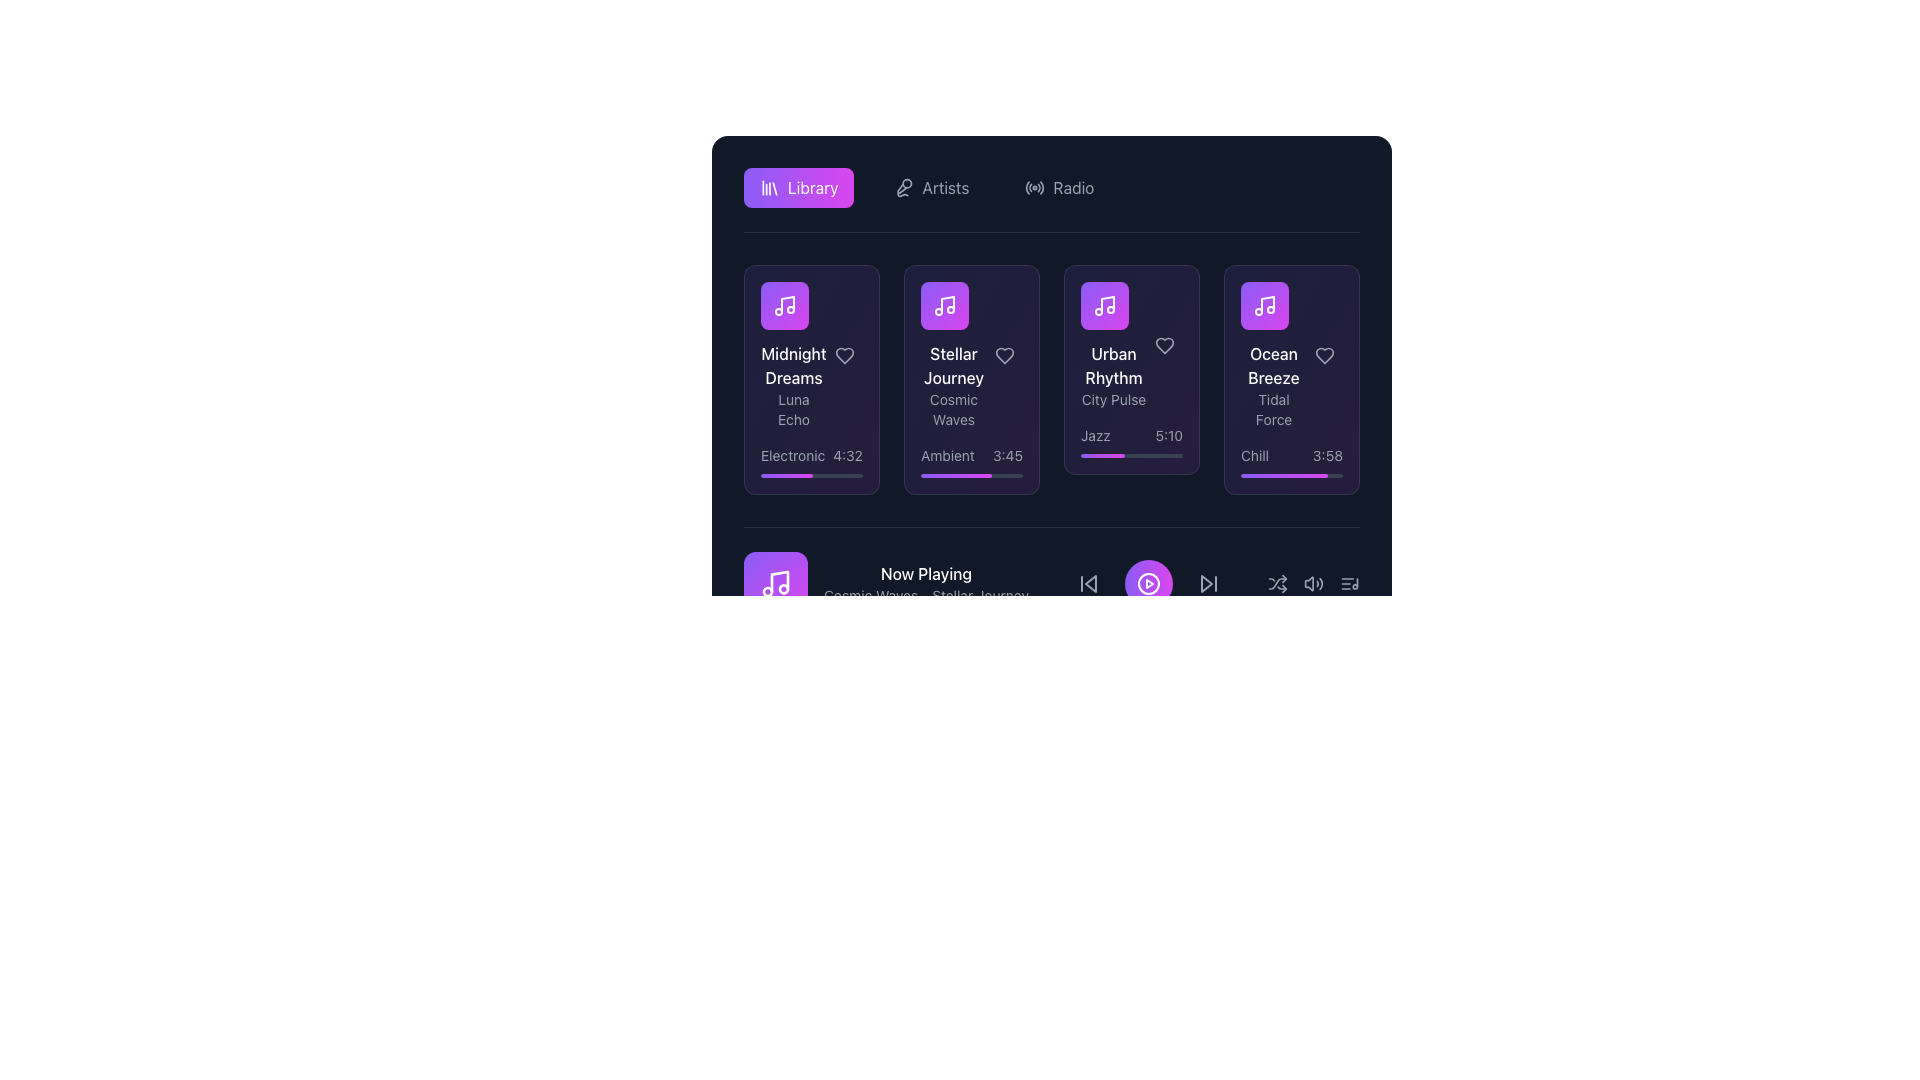  Describe the element at coordinates (1165, 345) in the screenshot. I see `the heart icon button within the 'Urban Rhythm' card` at that location.